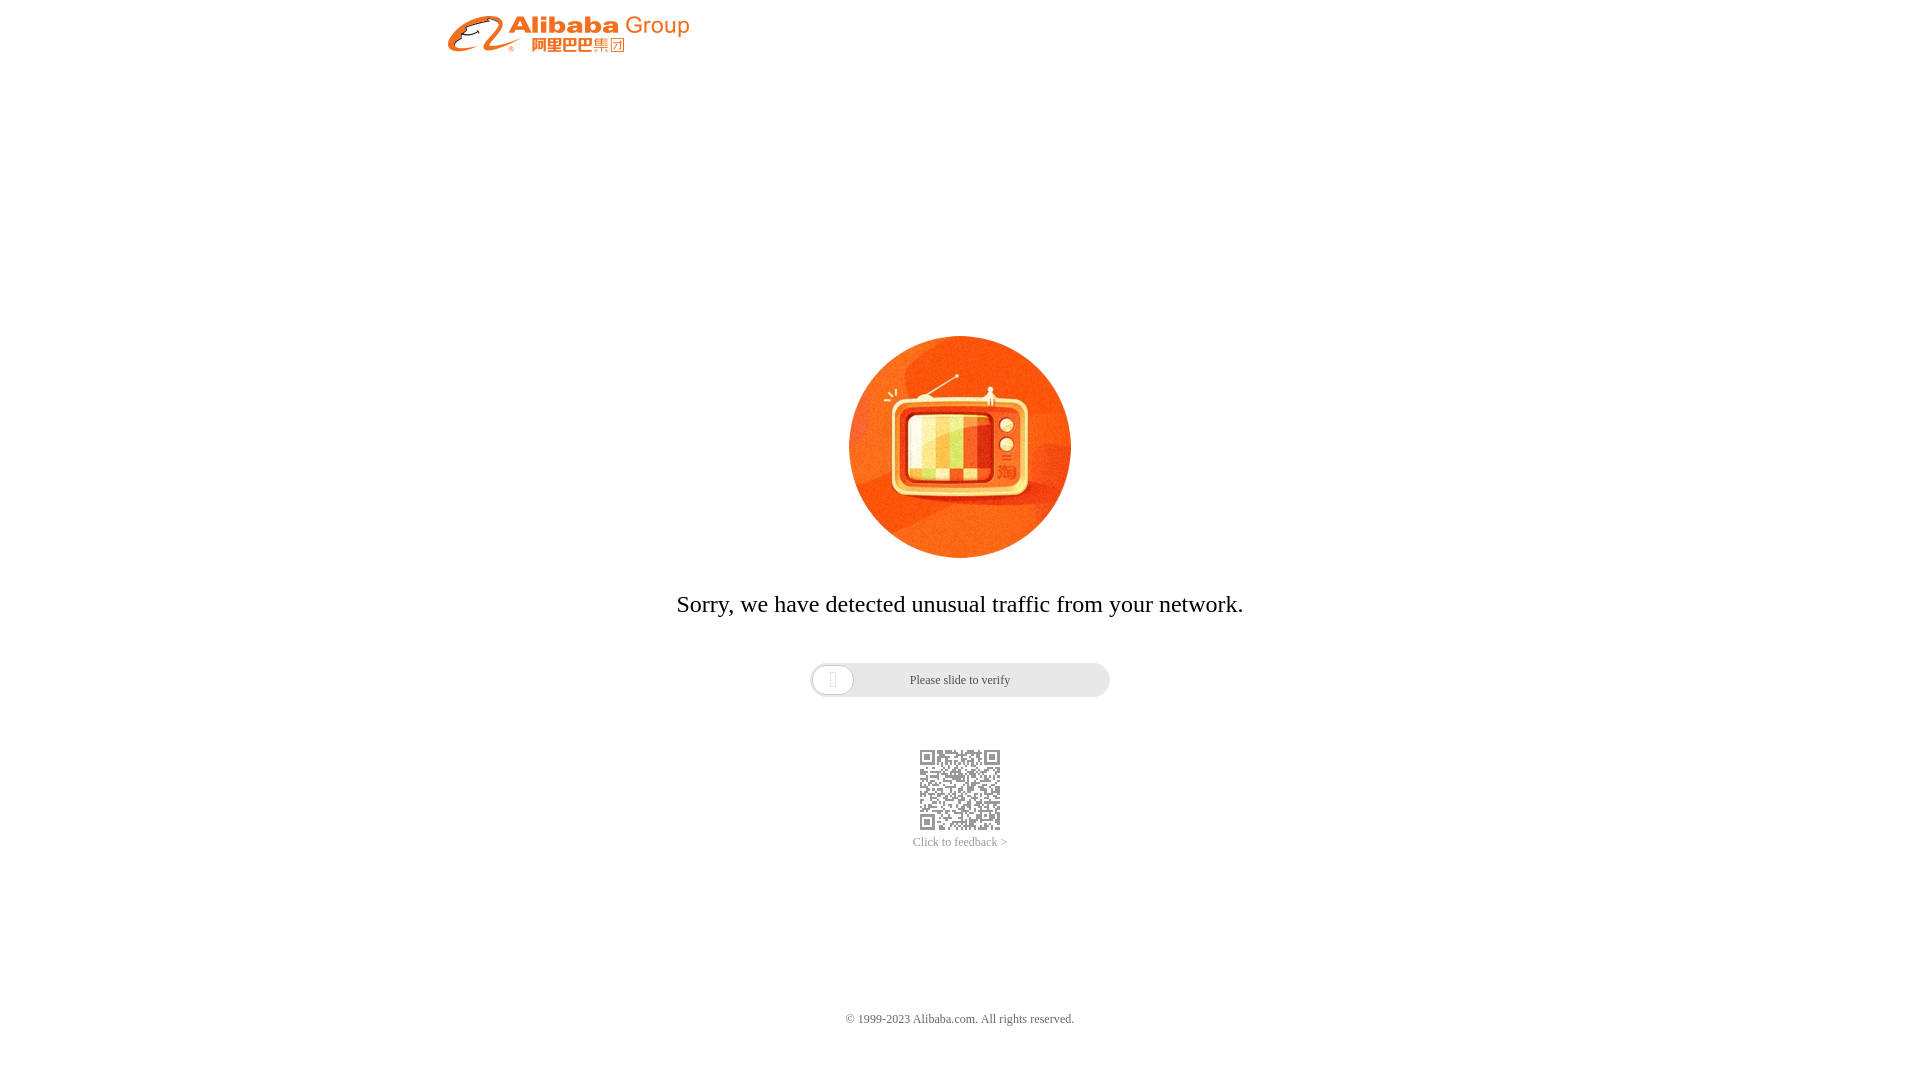 The width and height of the screenshot is (1920, 1080). What do you see at coordinates (960, 842) in the screenshot?
I see `'Click to feedback >'` at bounding box center [960, 842].